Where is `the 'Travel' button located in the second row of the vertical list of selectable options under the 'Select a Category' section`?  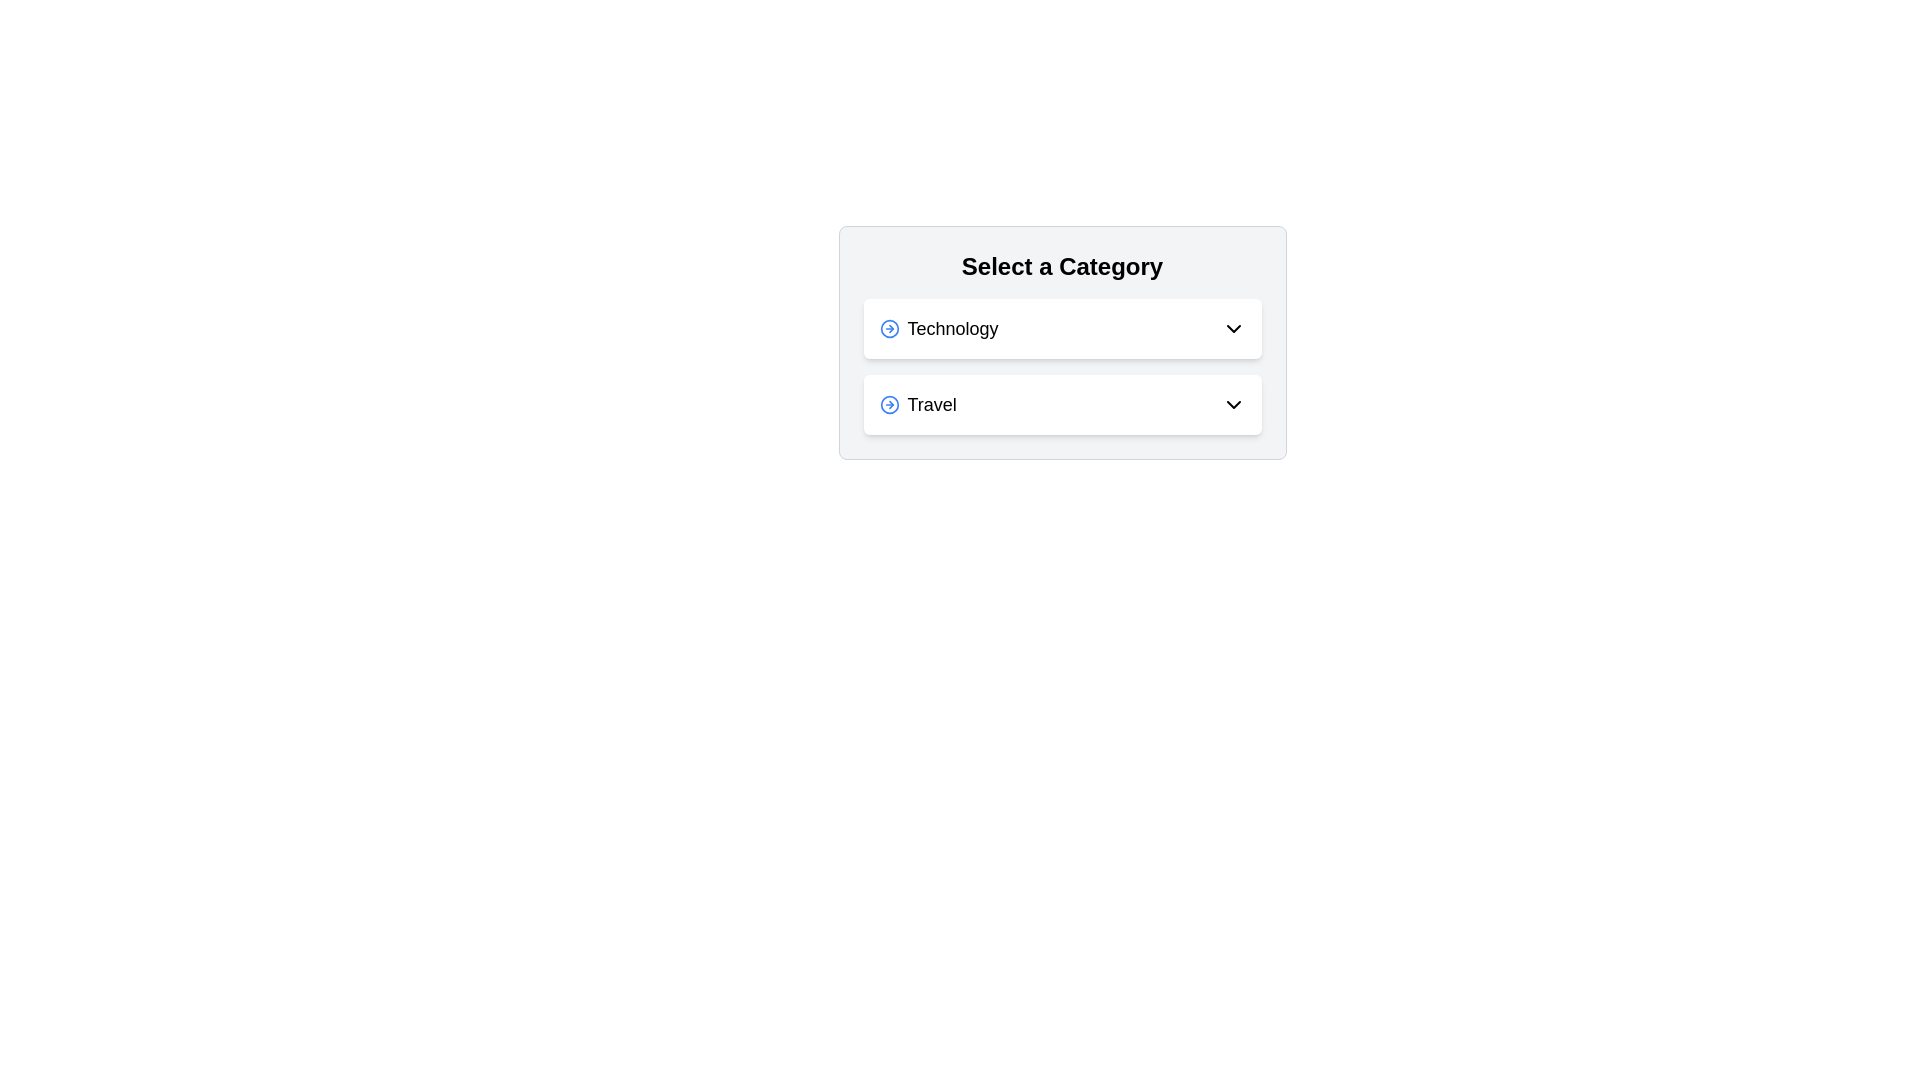
the 'Travel' button located in the second row of the vertical list of selectable options under the 'Select a Category' section is located at coordinates (1061, 405).